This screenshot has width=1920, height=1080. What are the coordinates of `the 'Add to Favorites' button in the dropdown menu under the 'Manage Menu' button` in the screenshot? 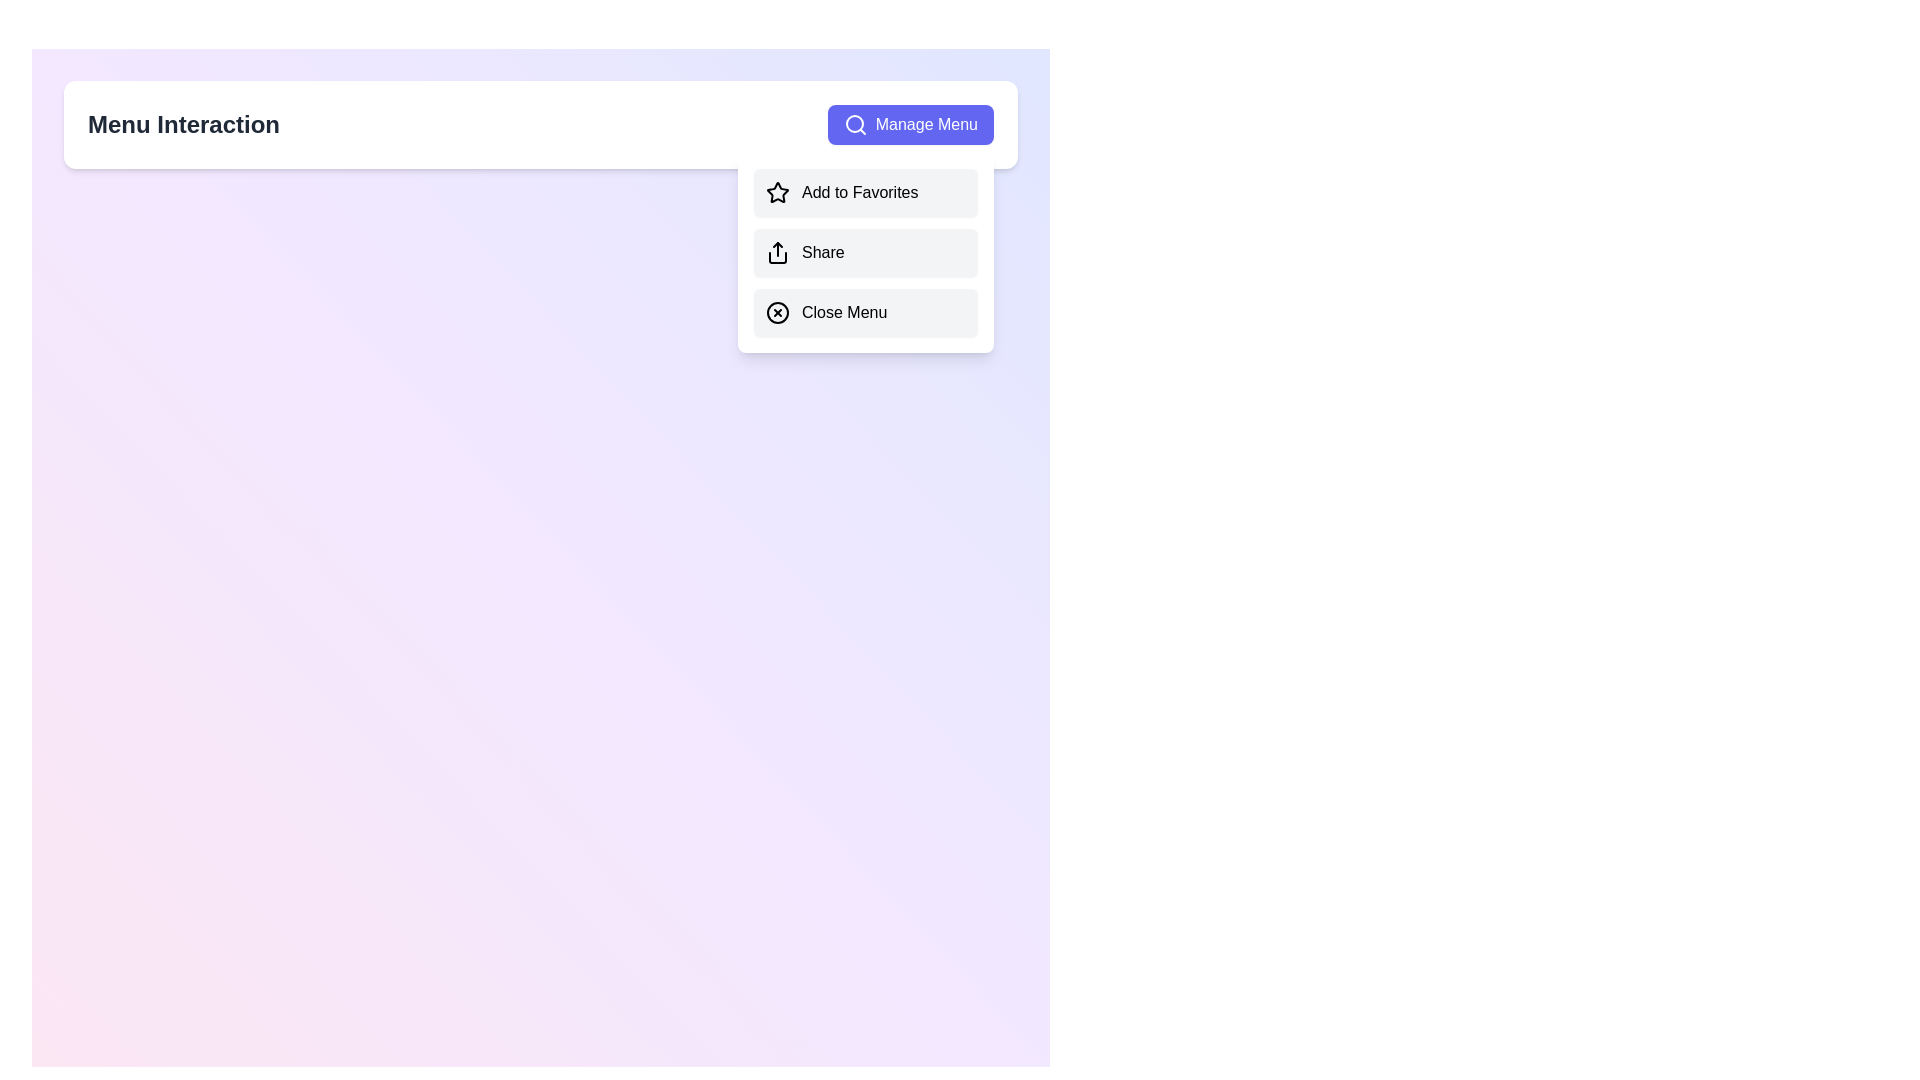 It's located at (865, 192).